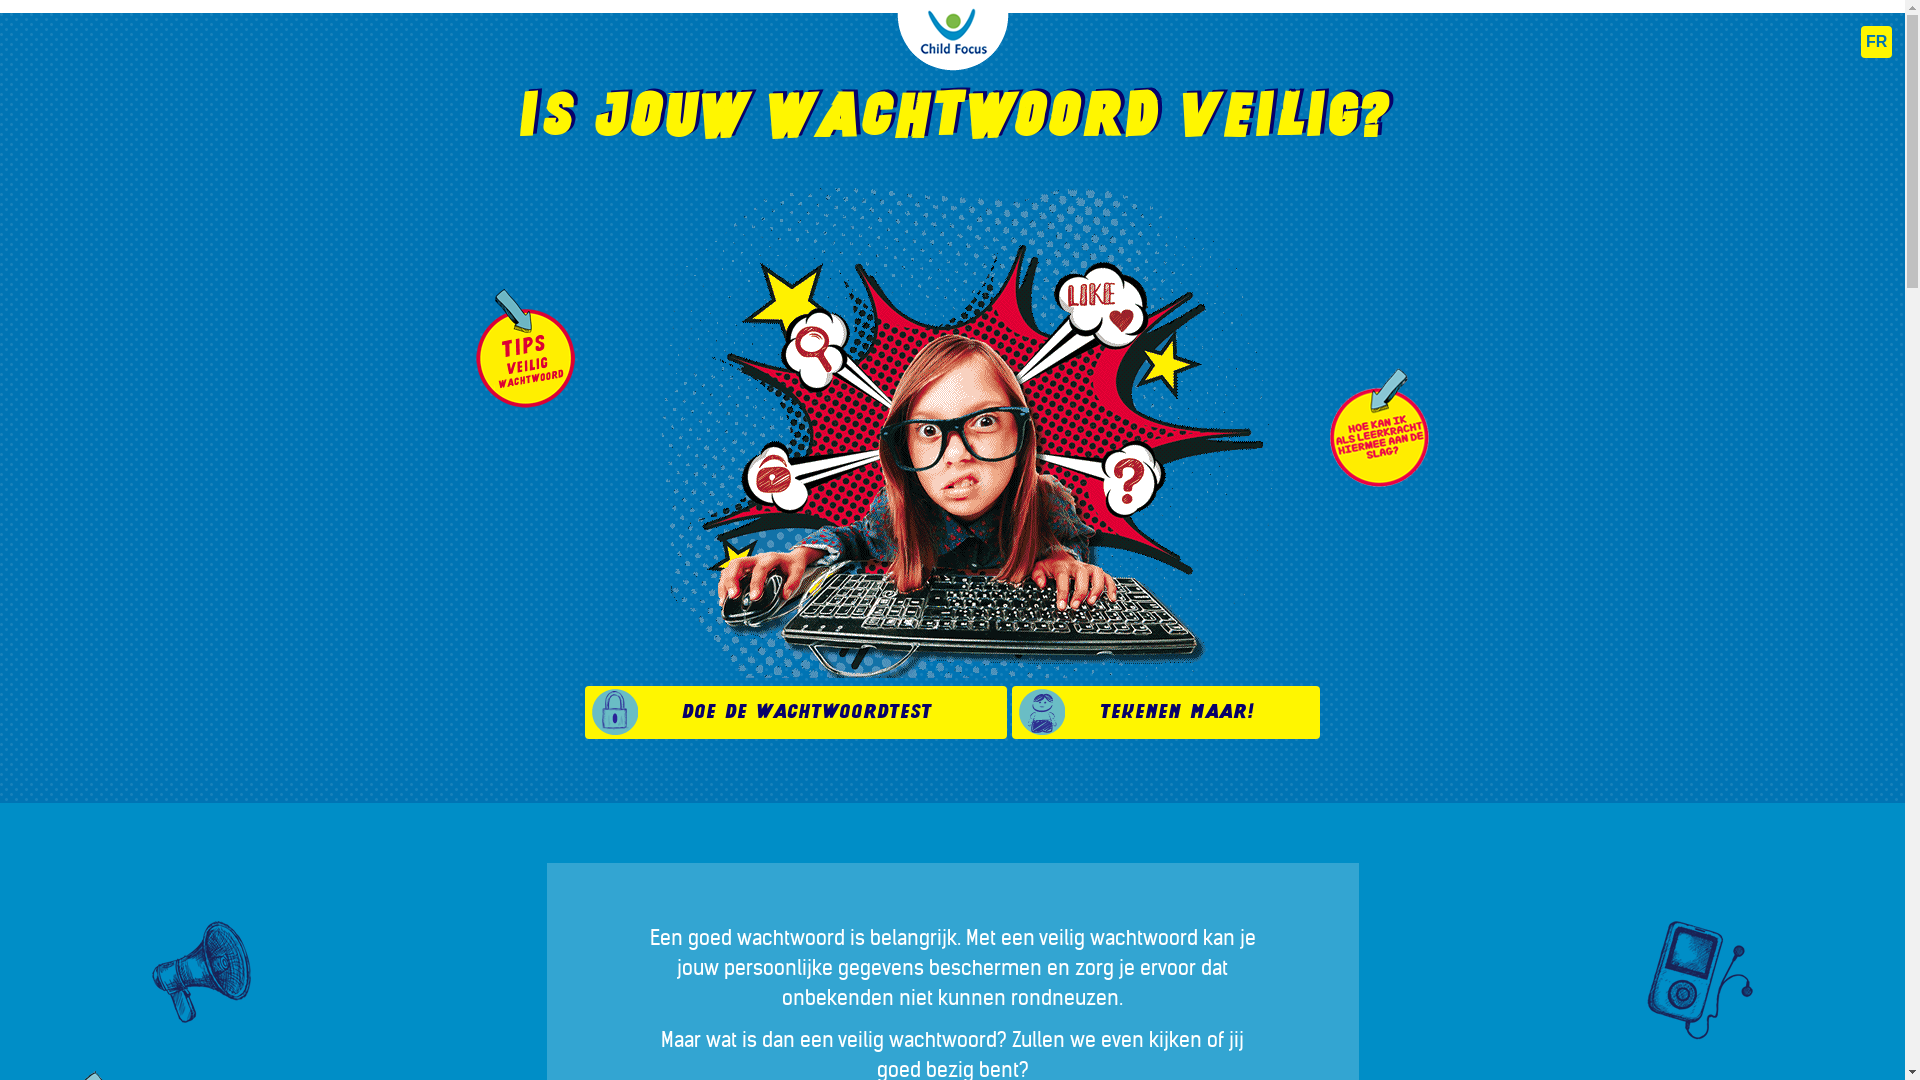 The image size is (1920, 1080). Describe the element at coordinates (1166, 711) in the screenshot. I see `'Tekenen maar!'` at that location.